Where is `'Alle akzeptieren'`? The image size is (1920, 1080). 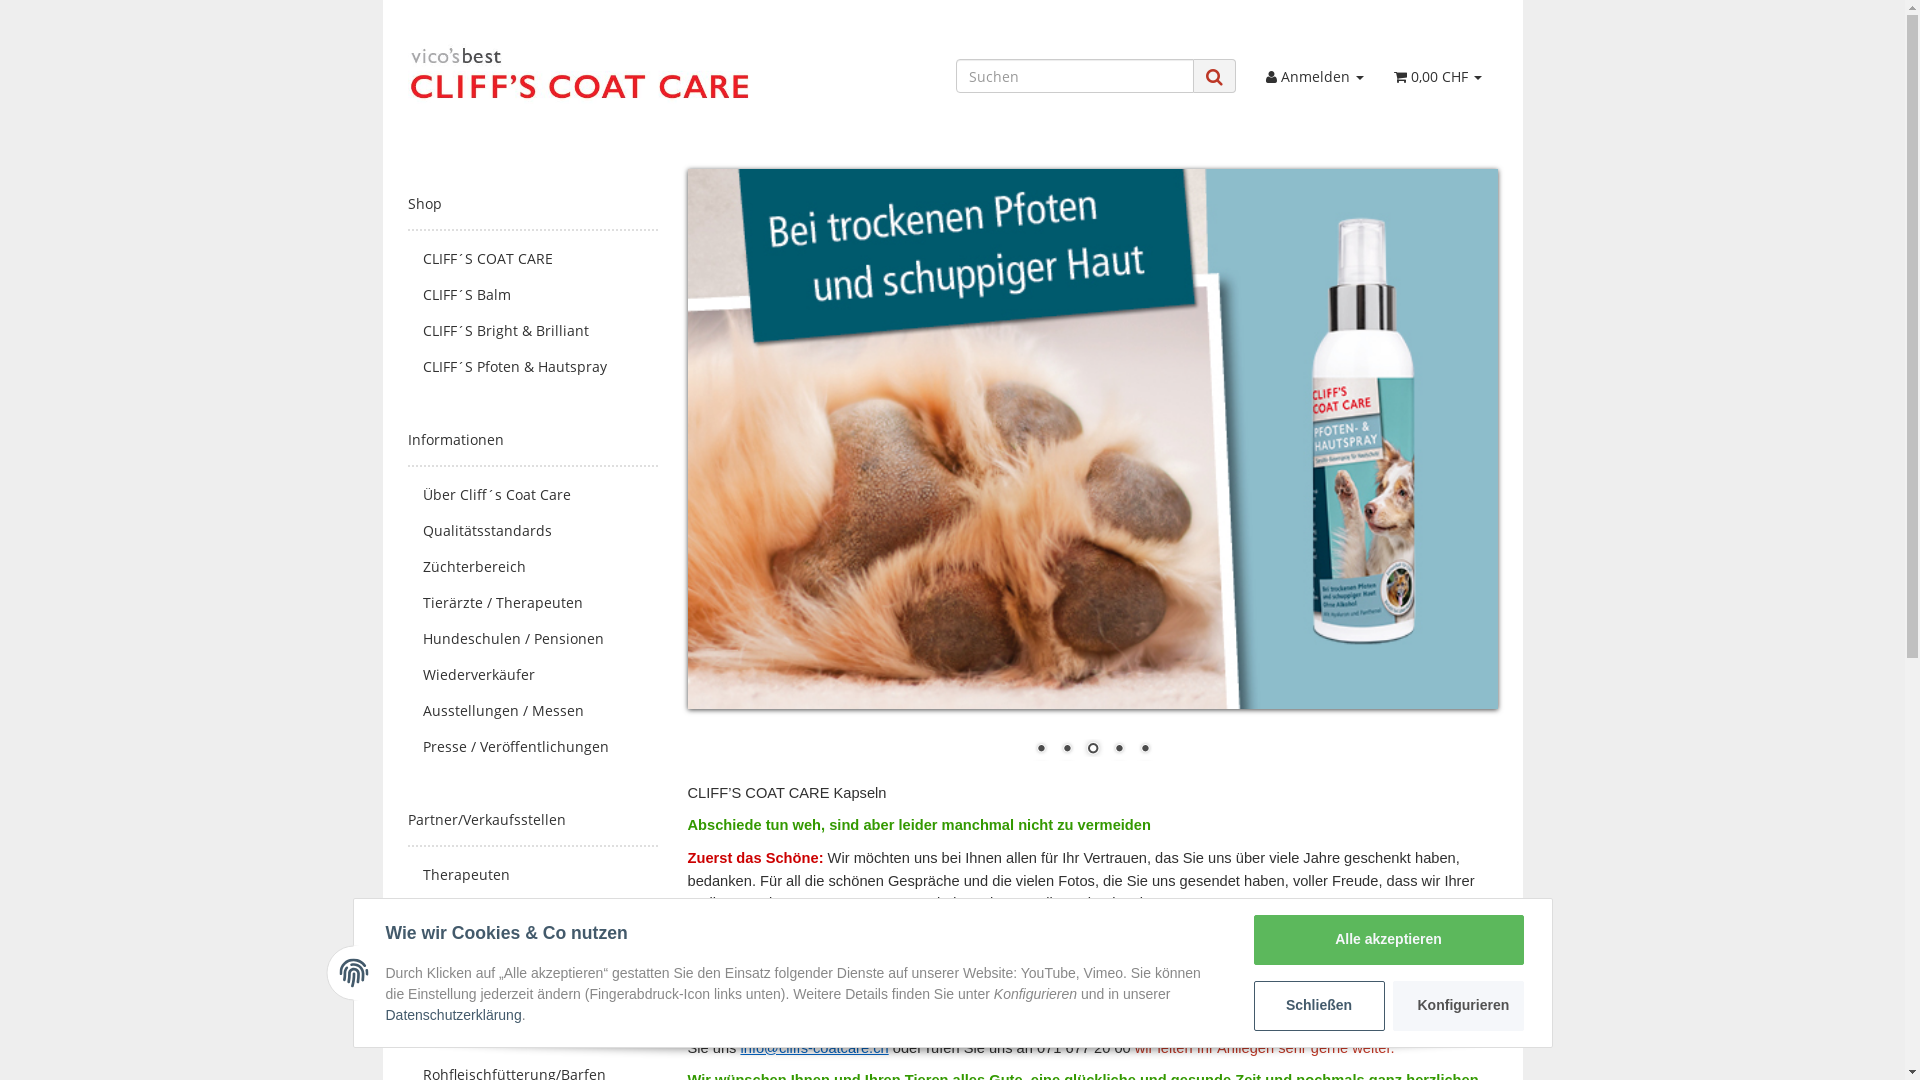
'Alle akzeptieren' is located at coordinates (1252, 940).